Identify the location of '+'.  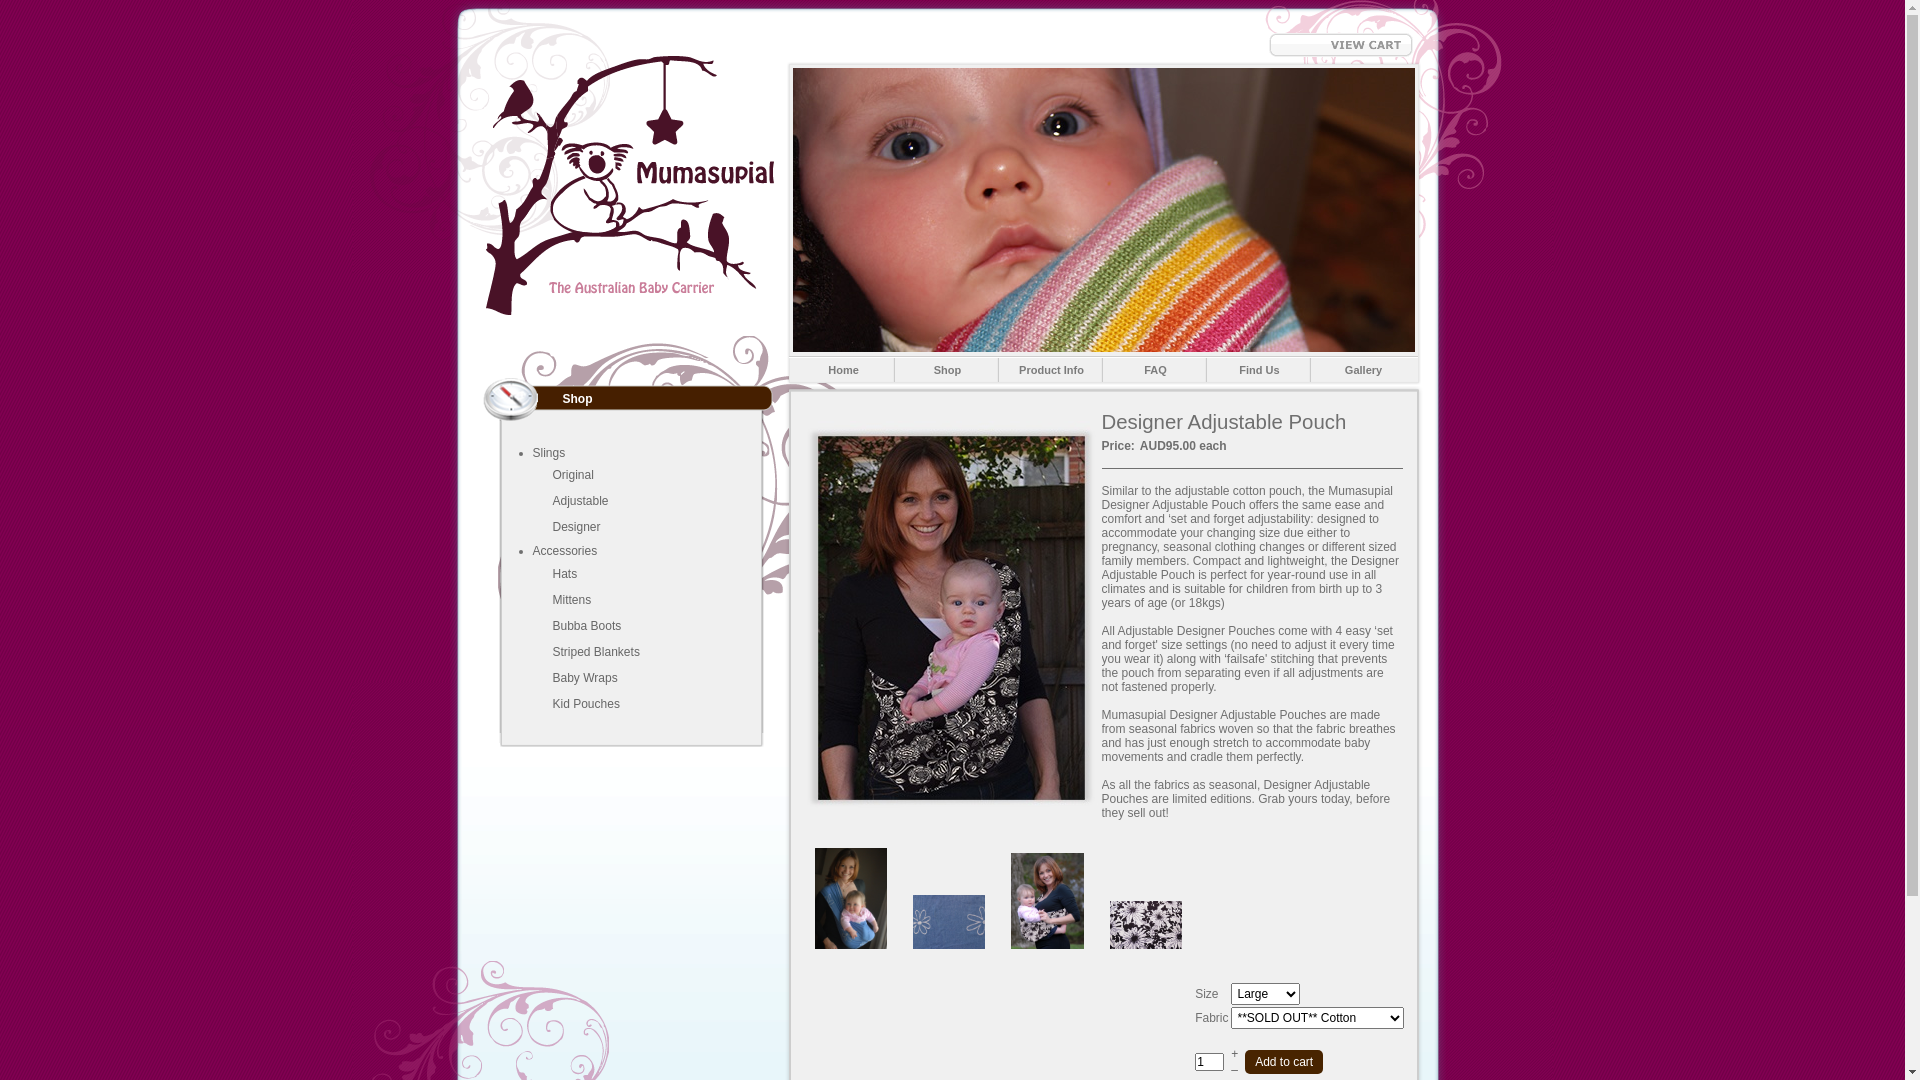
(1233, 1052).